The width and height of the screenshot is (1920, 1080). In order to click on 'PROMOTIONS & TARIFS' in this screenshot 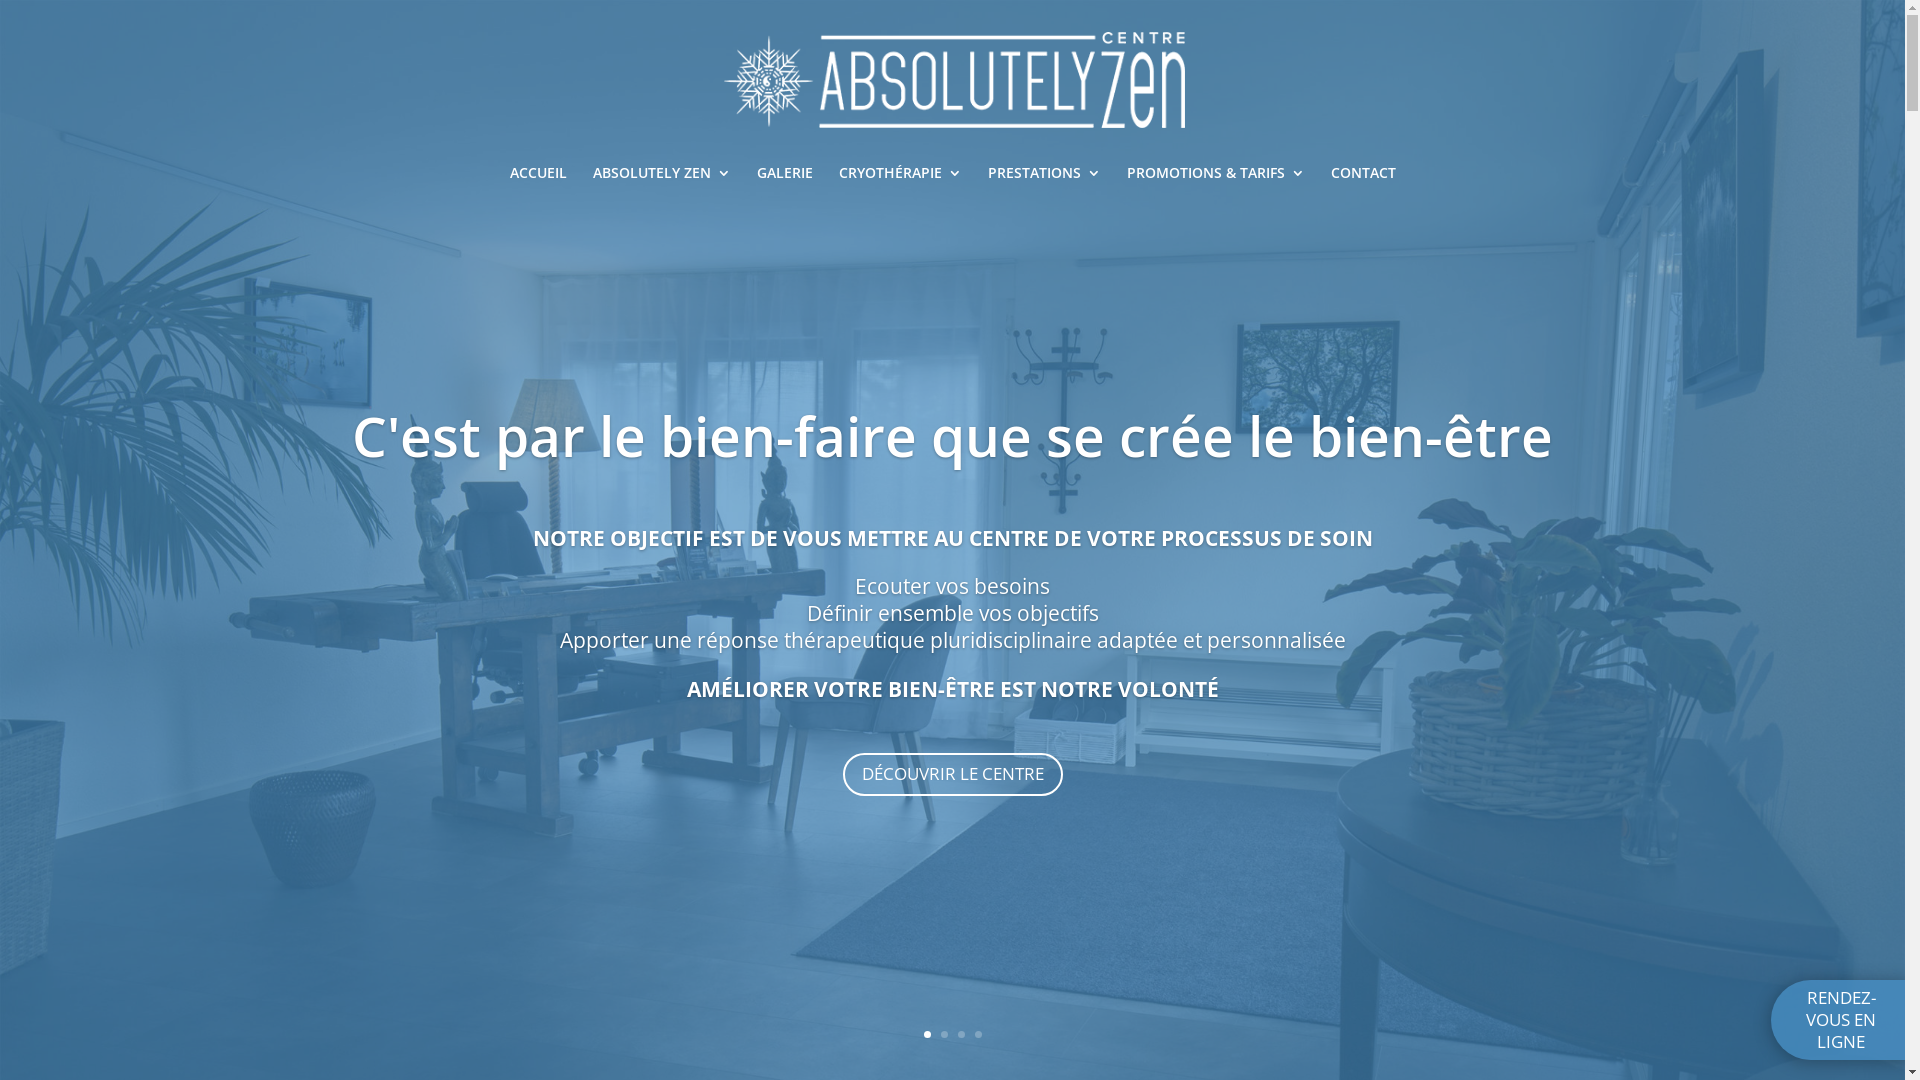, I will do `click(1213, 180)`.